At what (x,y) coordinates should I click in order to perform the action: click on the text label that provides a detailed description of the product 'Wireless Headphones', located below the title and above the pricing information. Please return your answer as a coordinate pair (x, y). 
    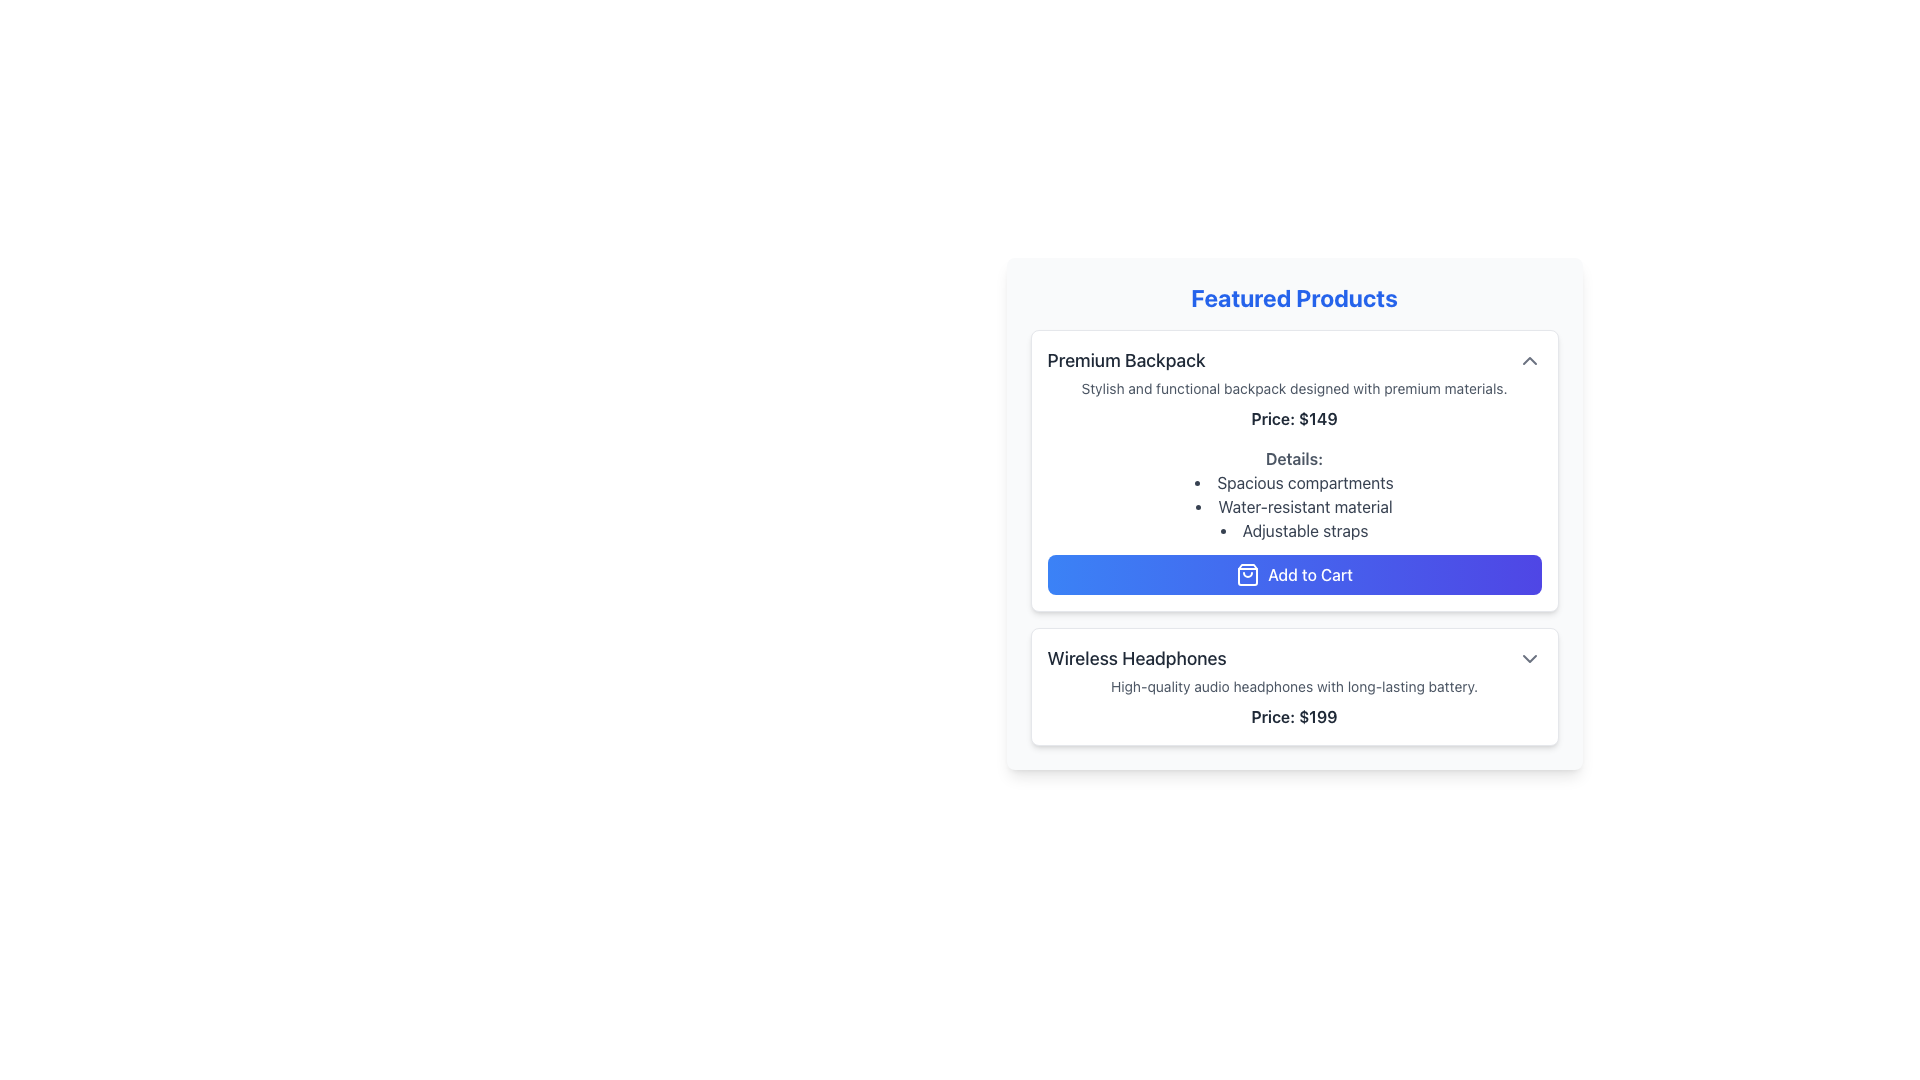
    Looking at the image, I should click on (1294, 685).